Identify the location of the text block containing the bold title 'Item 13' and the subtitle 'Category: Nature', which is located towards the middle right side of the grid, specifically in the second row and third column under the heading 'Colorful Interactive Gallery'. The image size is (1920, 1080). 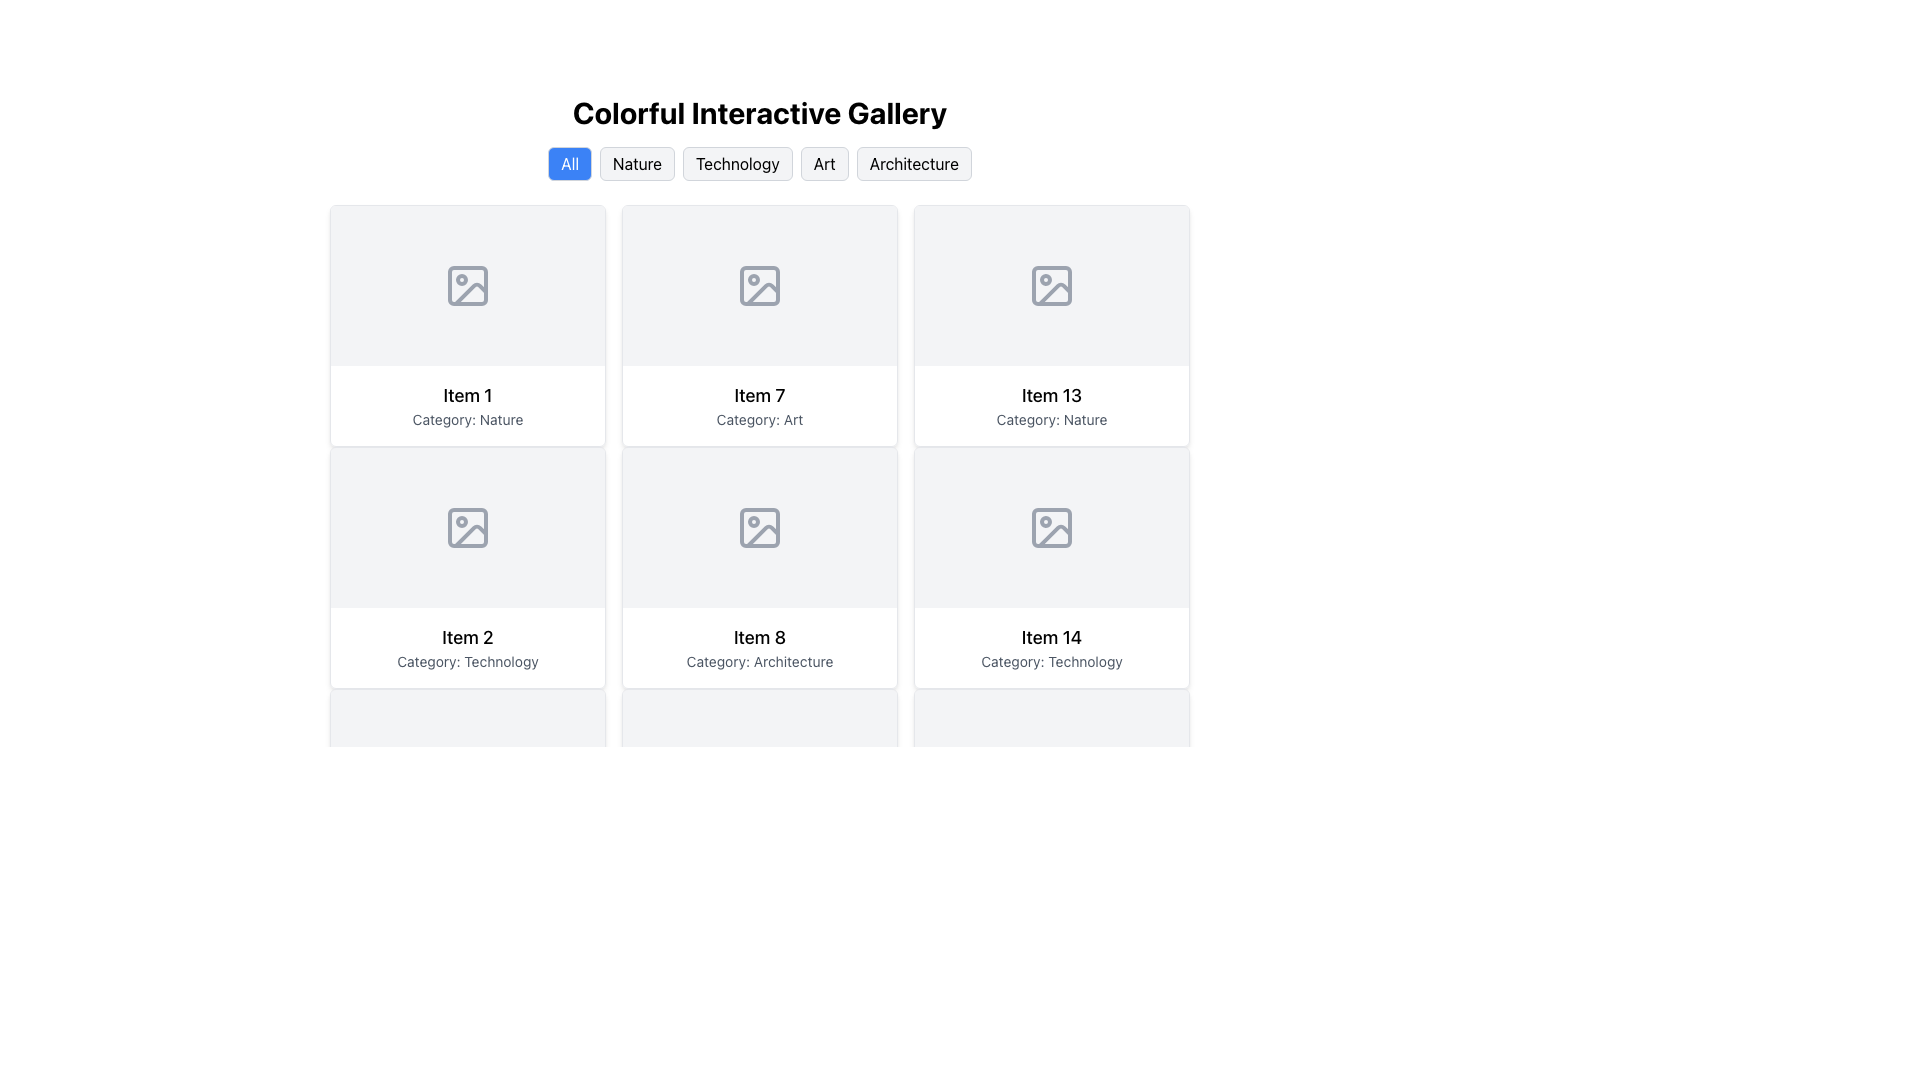
(1050, 405).